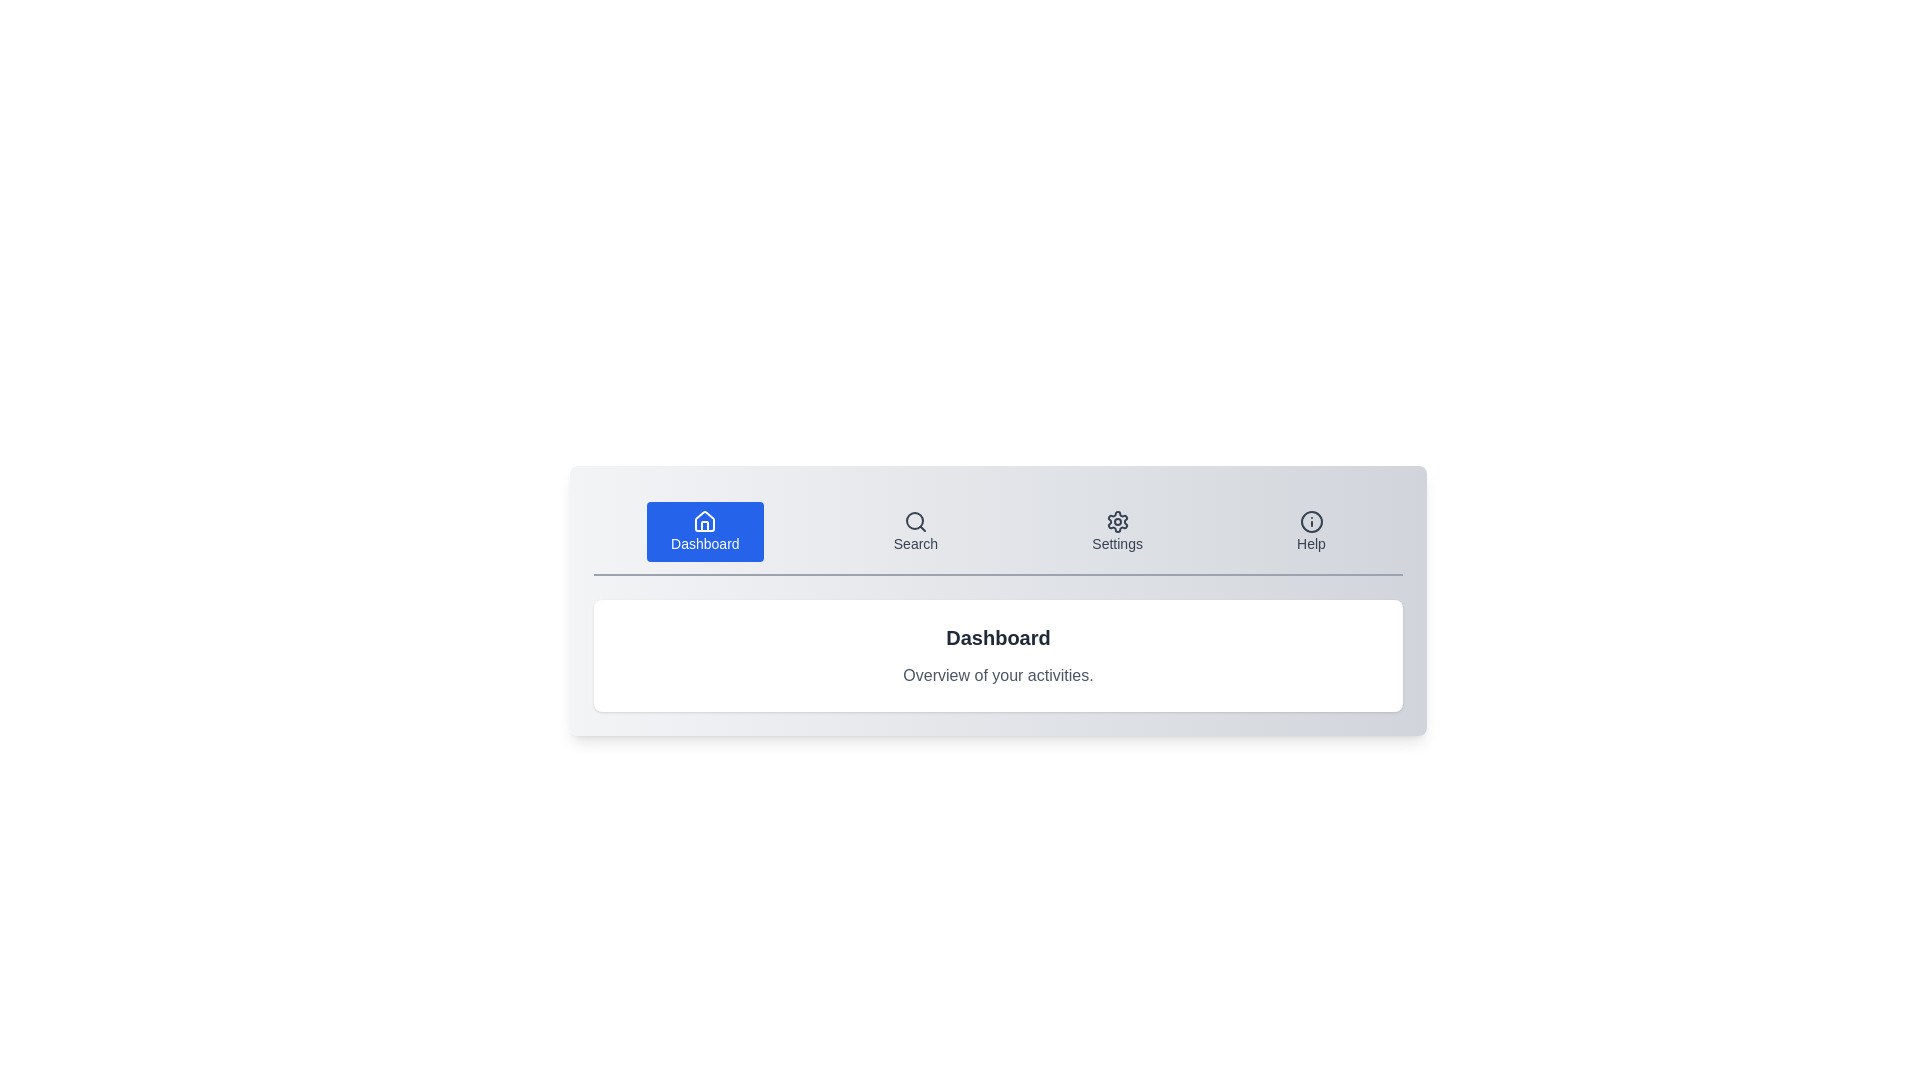 The height and width of the screenshot is (1080, 1920). I want to click on the tab labeled 'Dashboard' to activate it, so click(705, 531).